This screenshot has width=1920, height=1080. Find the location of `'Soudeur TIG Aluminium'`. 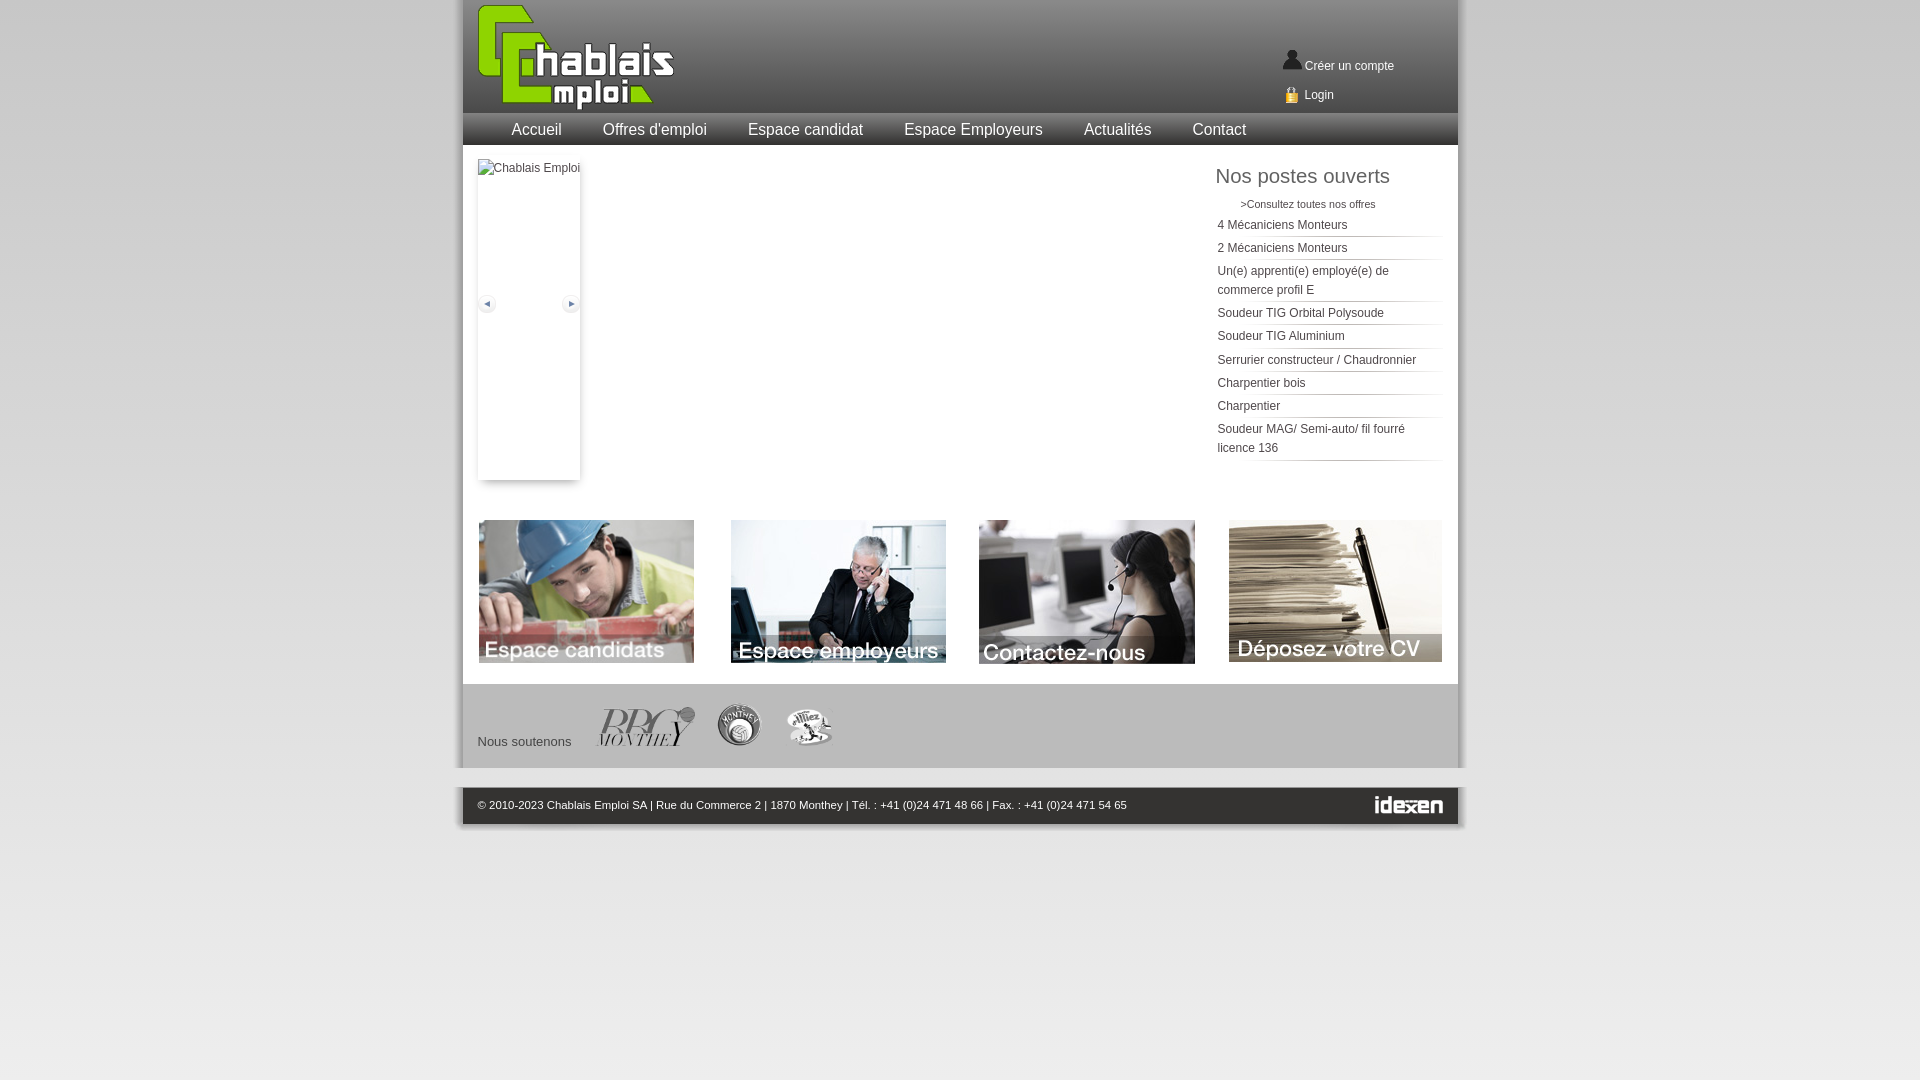

'Soudeur TIG Aluminium' is located at coordinates (1281, 334).